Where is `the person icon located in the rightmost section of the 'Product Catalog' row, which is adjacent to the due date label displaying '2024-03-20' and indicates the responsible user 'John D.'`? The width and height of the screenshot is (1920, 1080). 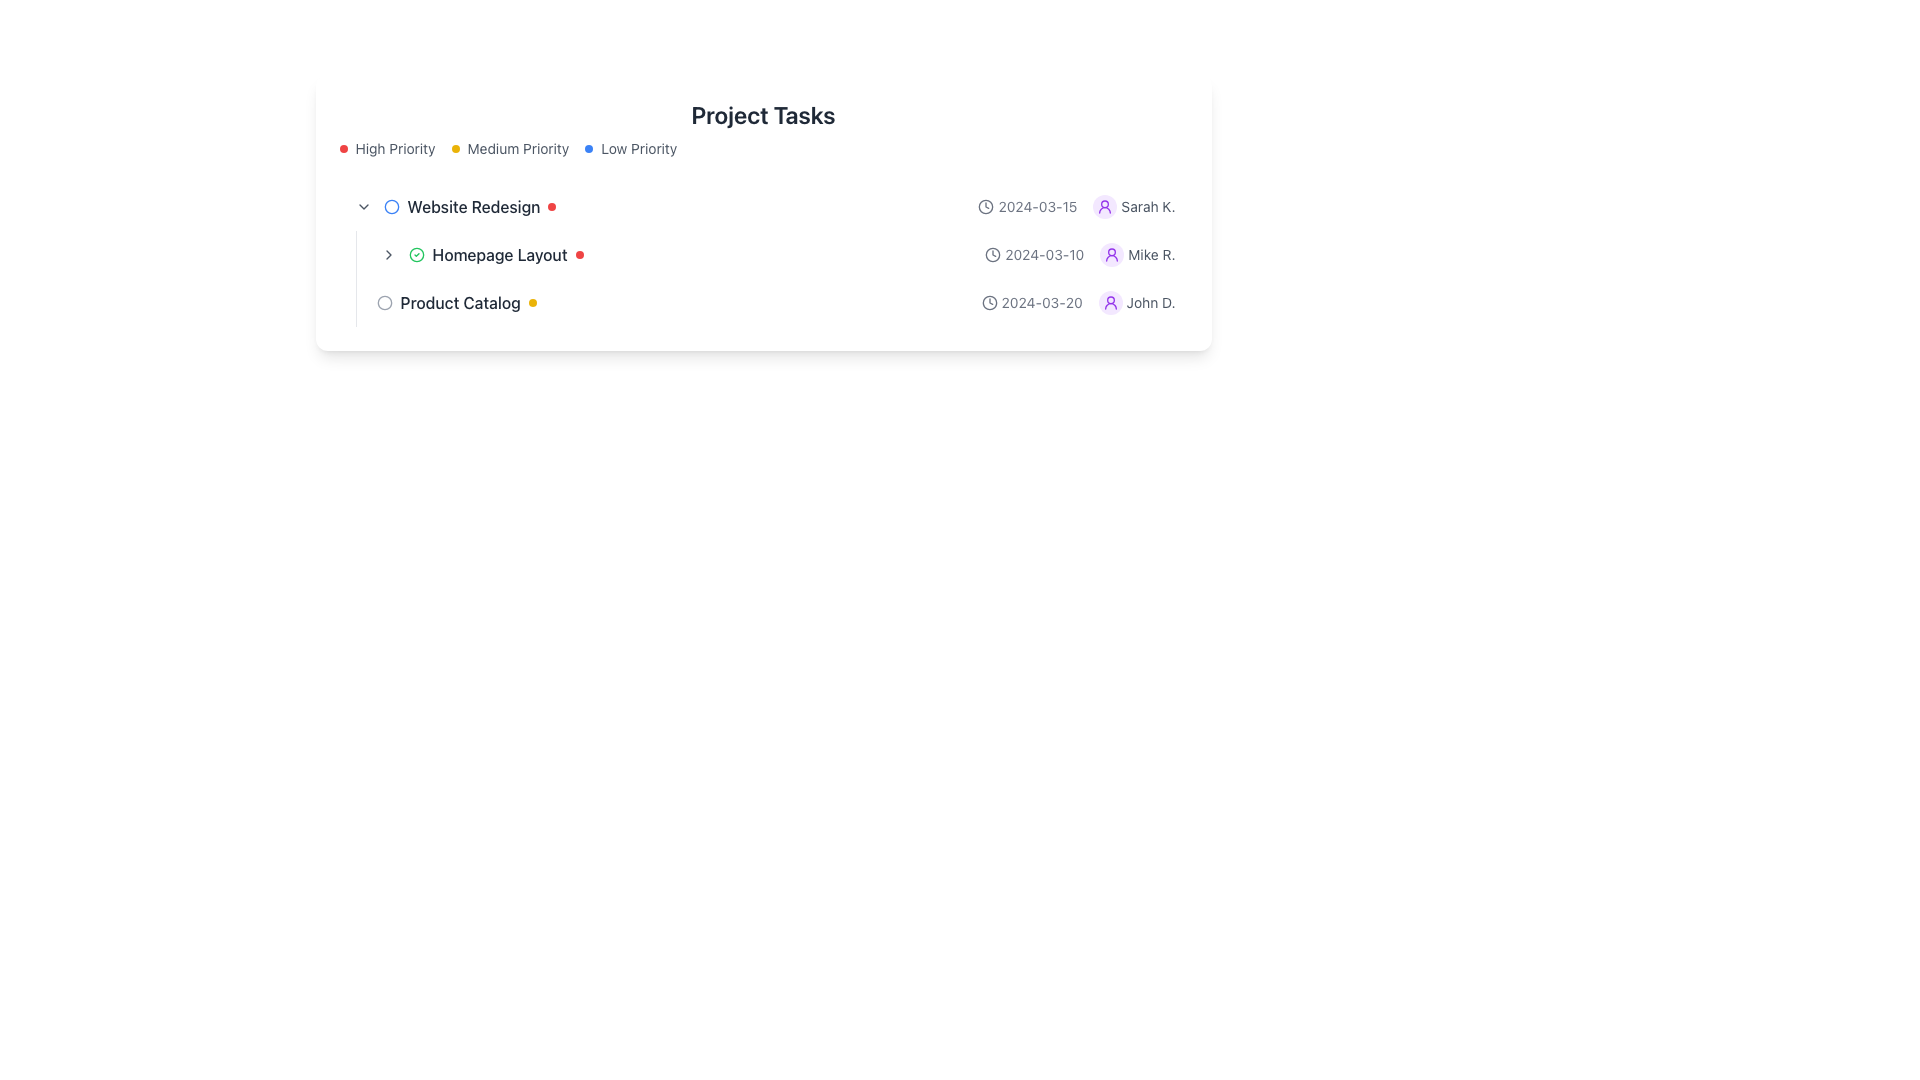 the person icon located in the rightmost section of the 'Product Catalog' row, which is adjacent to the due date label displaying '2024-03-20' and indicates the responsible user 'John D.' is located at coordinates (1077, 303).